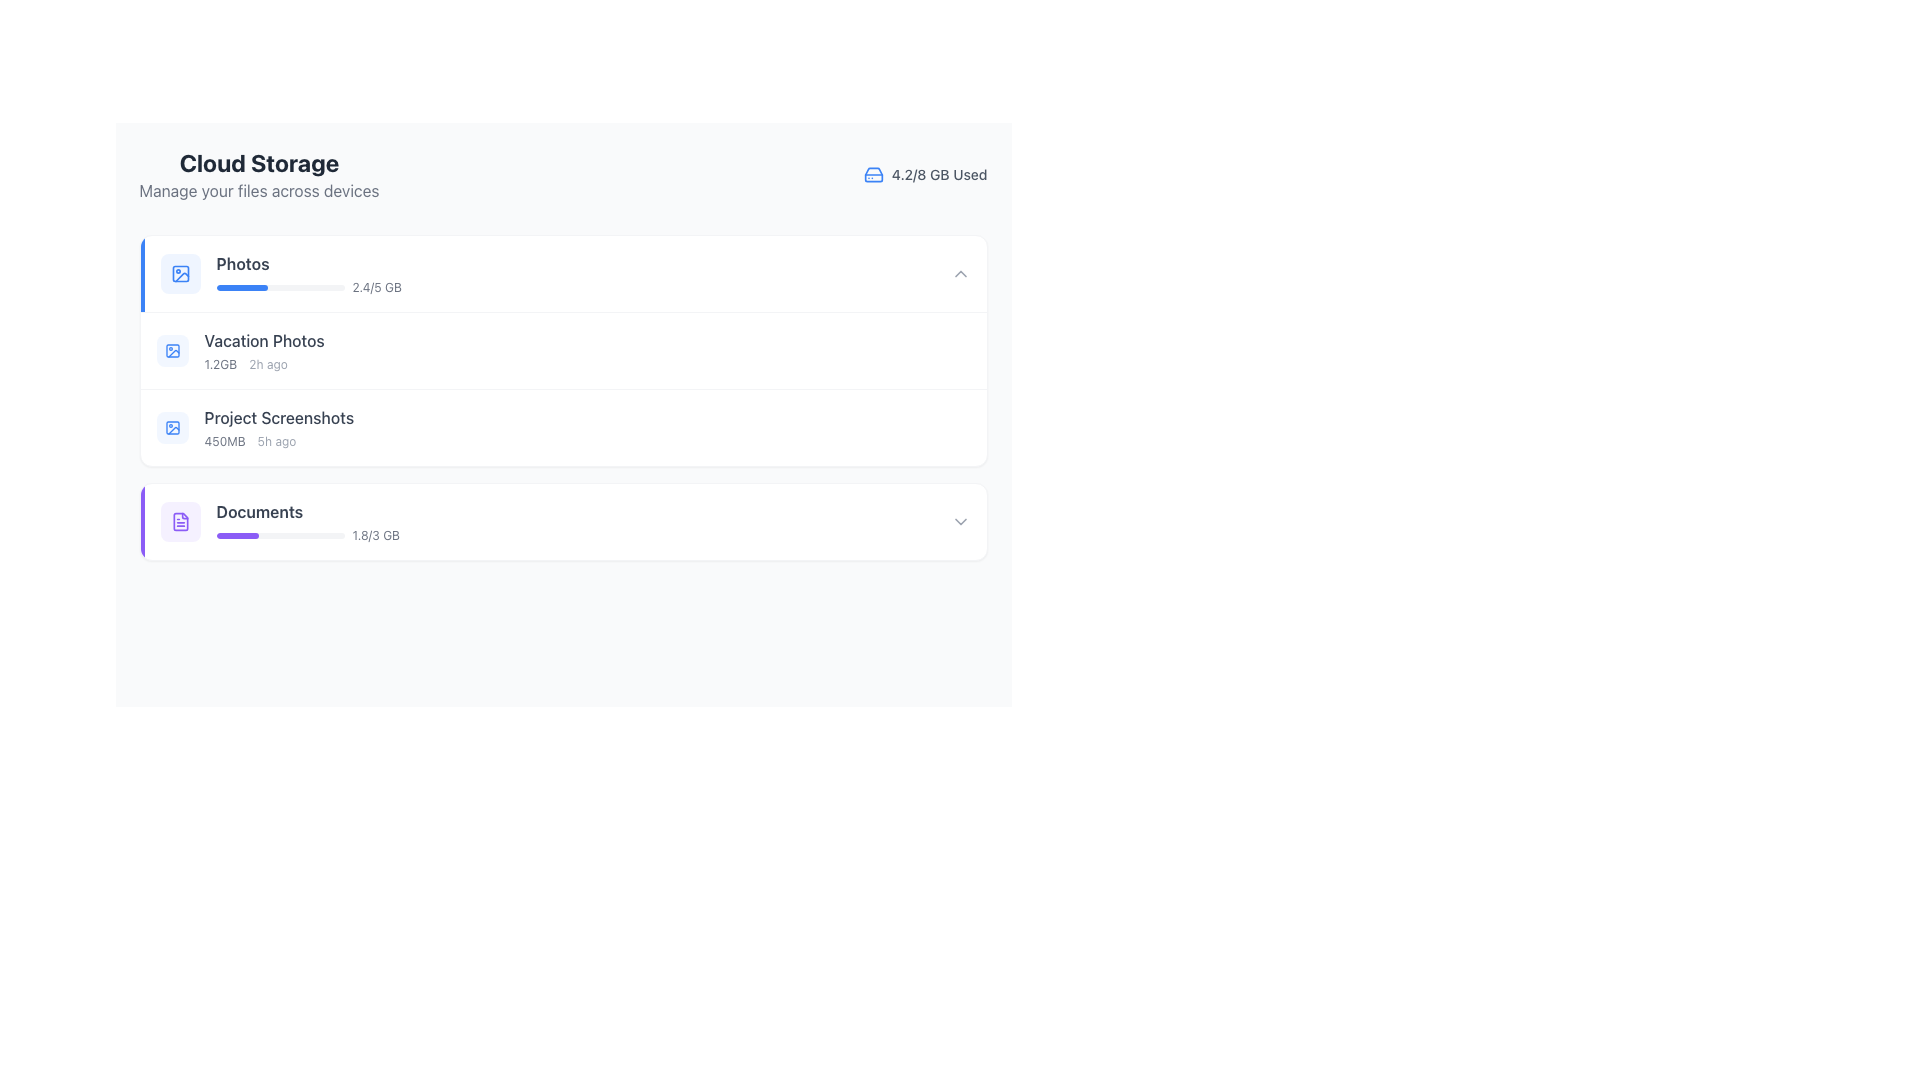 The height and width of the screenshot is (1080, 1920). I want to click on the informational text group displaying metadata about the 'Vacation Photos' folder, located to the right of the 'Vacation Photos' label in the second row of the primary content section, so click(263, 365).